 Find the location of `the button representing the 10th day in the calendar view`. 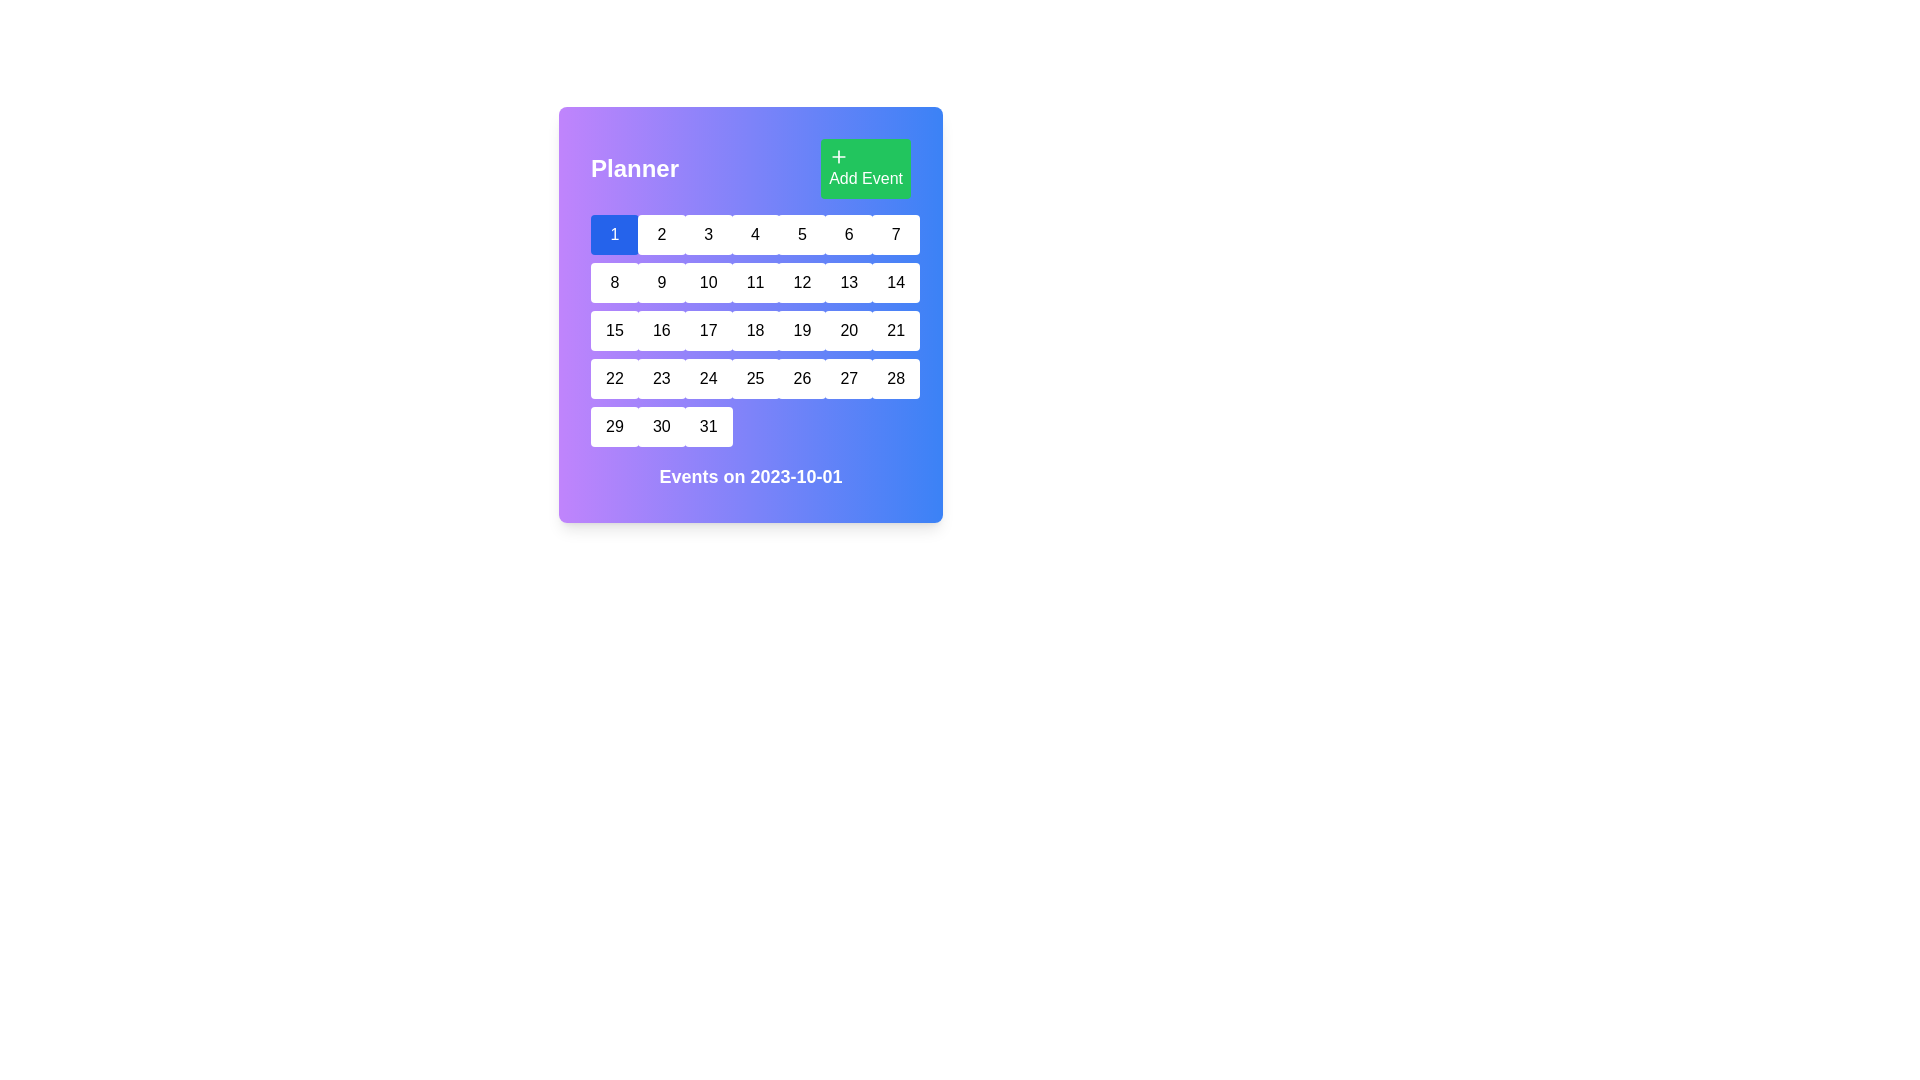

the button representing the 10th day in the calendar view is located at coordinates (708, 282).